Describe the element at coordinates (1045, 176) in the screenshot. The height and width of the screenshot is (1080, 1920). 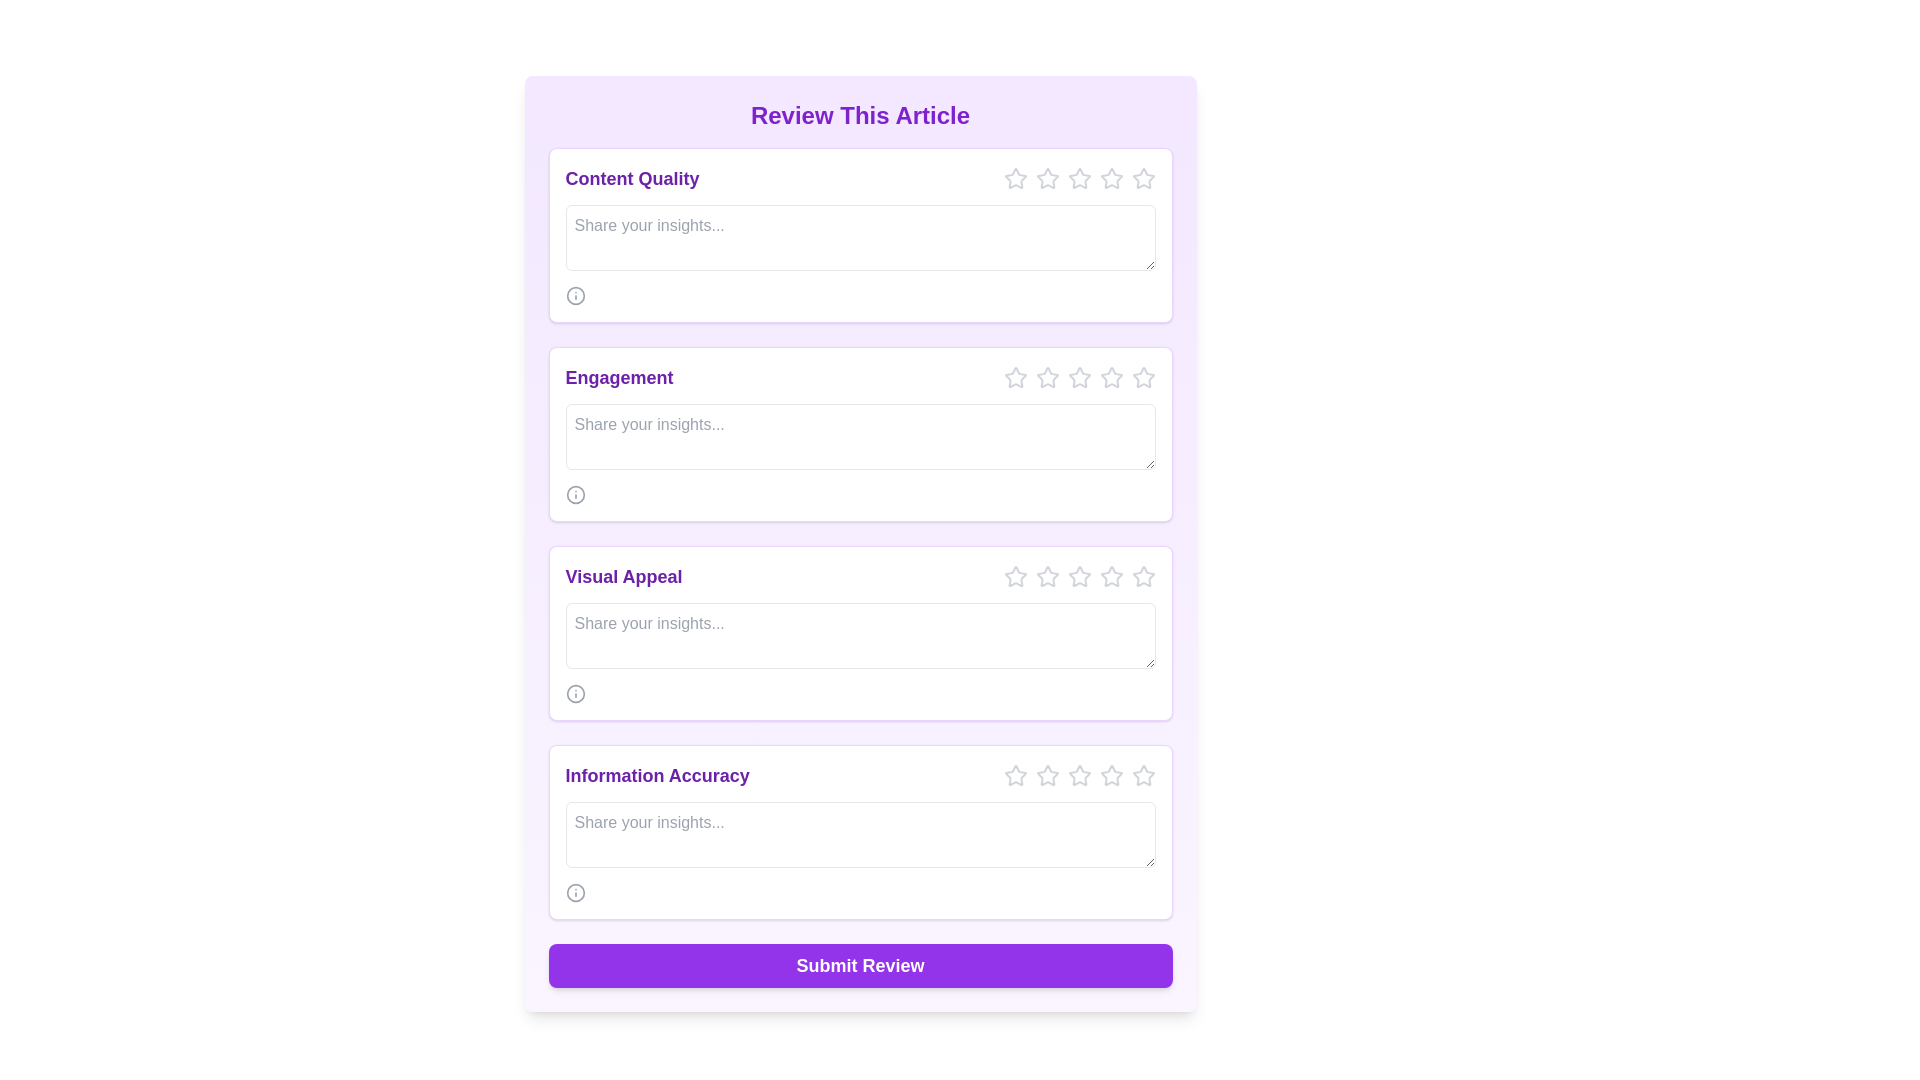
I see `the first rating star icon to rate the Content Quality of the article` at that location.